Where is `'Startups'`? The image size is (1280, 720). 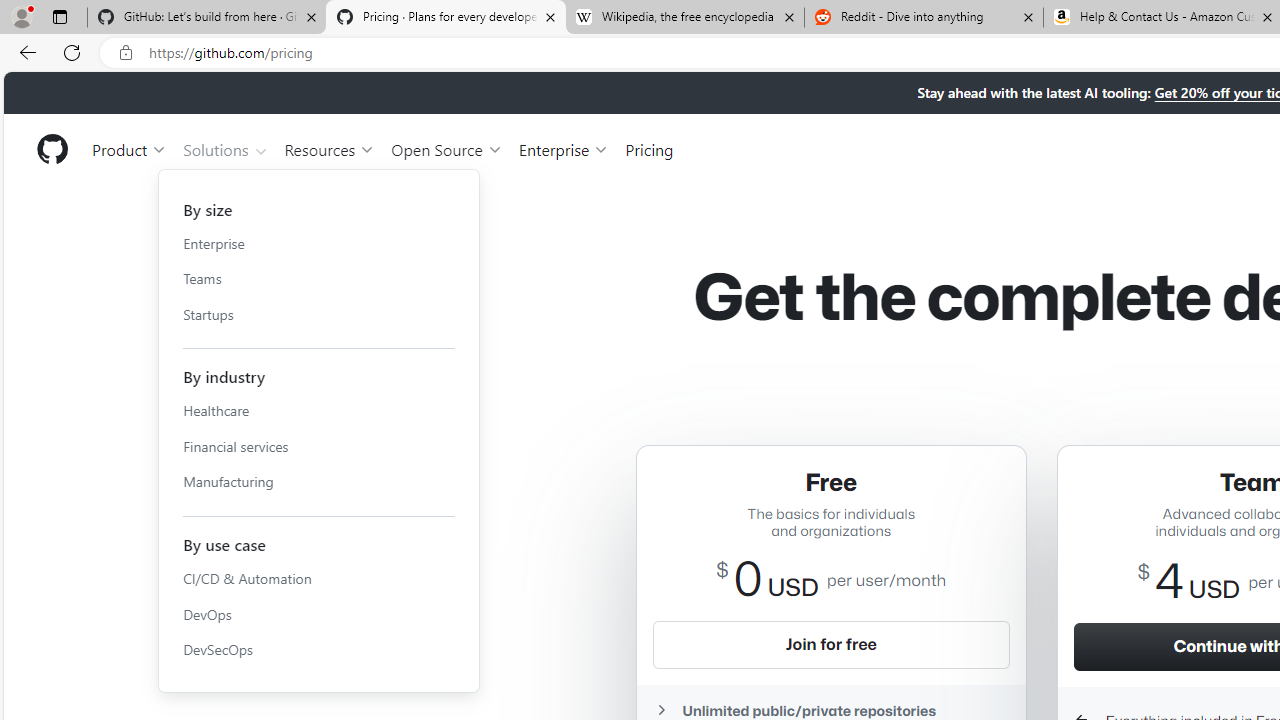
'Startups' is located at coordinates (318, 314).